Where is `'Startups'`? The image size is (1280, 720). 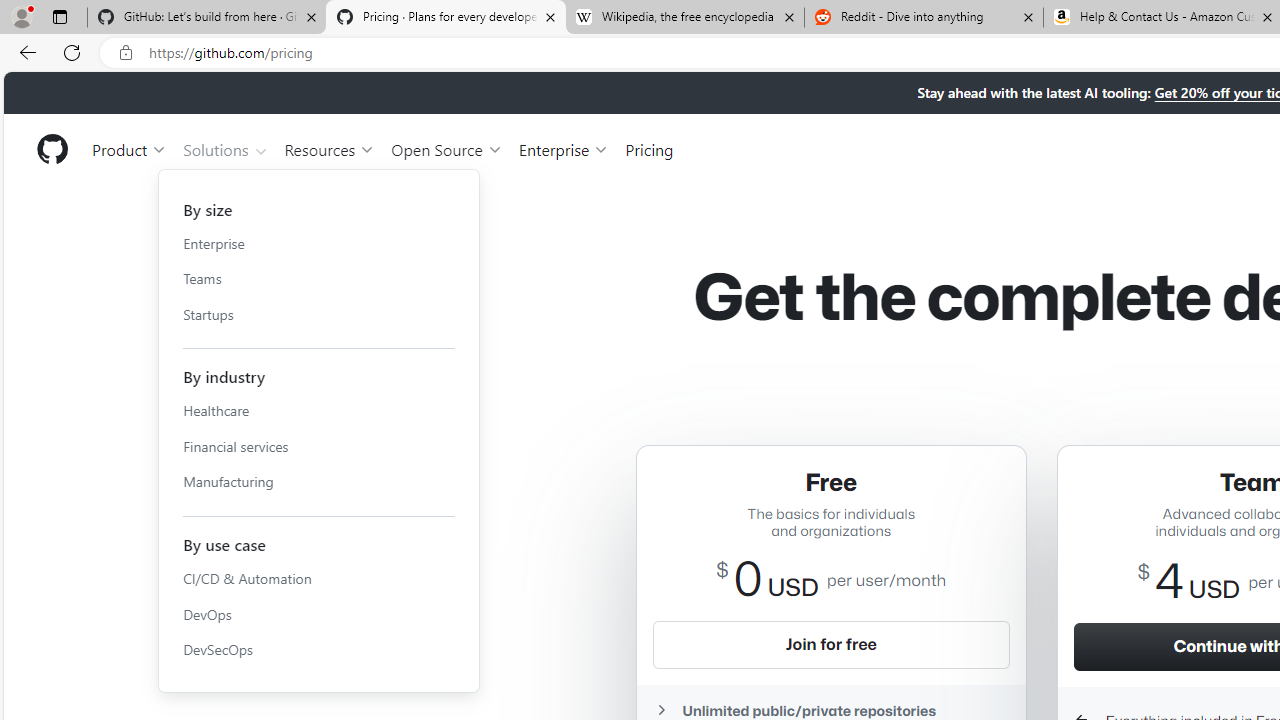
'Startups' is located at coordinates (318, 314).